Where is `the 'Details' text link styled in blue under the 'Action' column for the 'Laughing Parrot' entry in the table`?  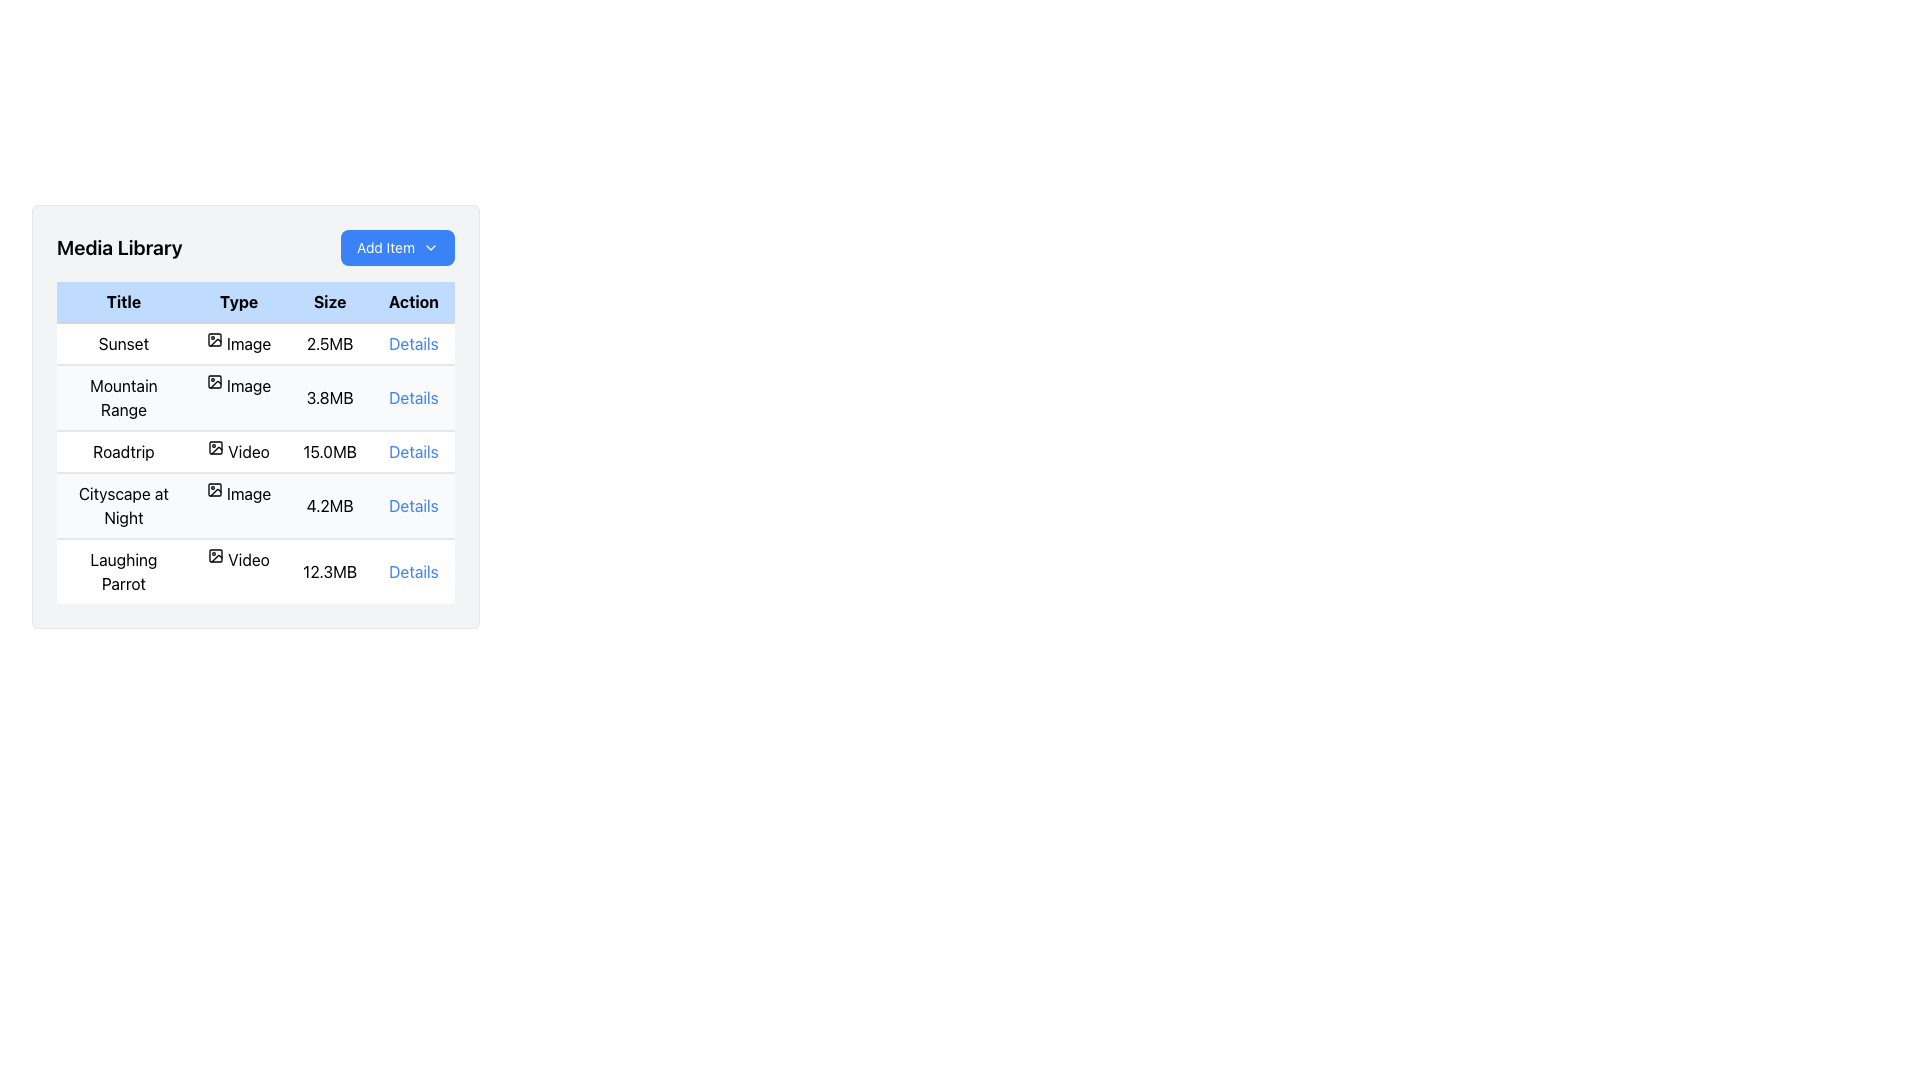
the 'Details' text link styled in blue under the 'Action' column for the 'Laughing Parrot' entry in the table is located at coordinates (412, 571).